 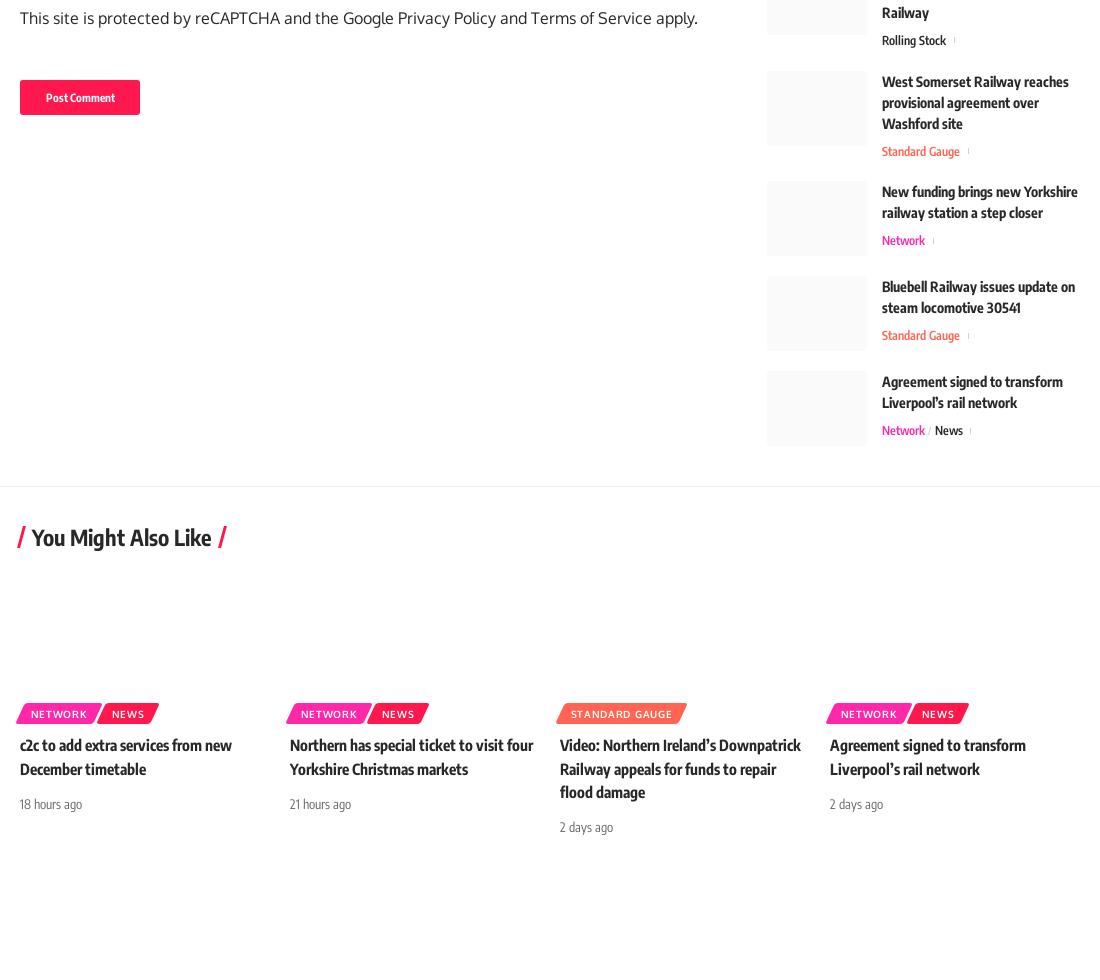 What do you see at coordinates (402, 766) in the screenshot?
I see `'Northern has special ticket to visit four Yorkshire Christmas markets'` at bounding box center [402, 766].